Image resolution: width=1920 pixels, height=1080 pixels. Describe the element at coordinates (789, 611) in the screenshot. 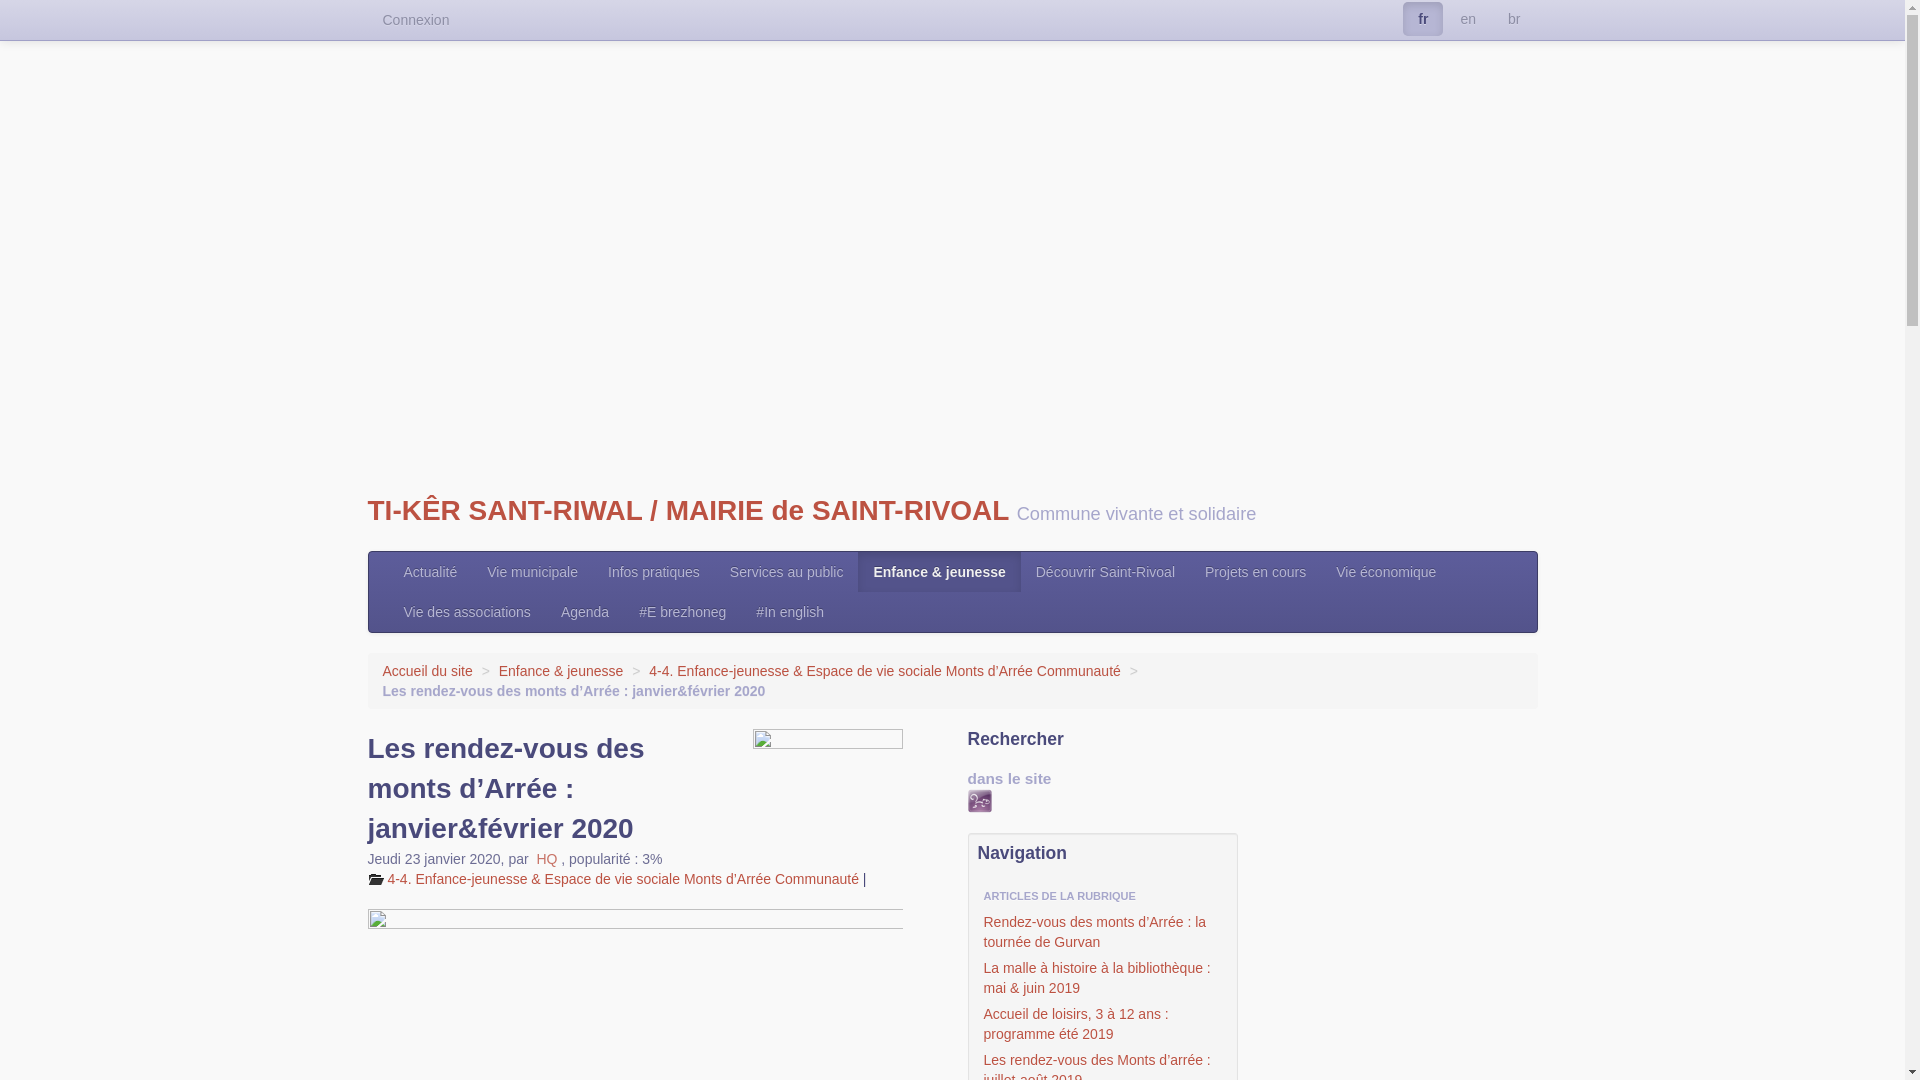

I see `'#In english'` at that location.